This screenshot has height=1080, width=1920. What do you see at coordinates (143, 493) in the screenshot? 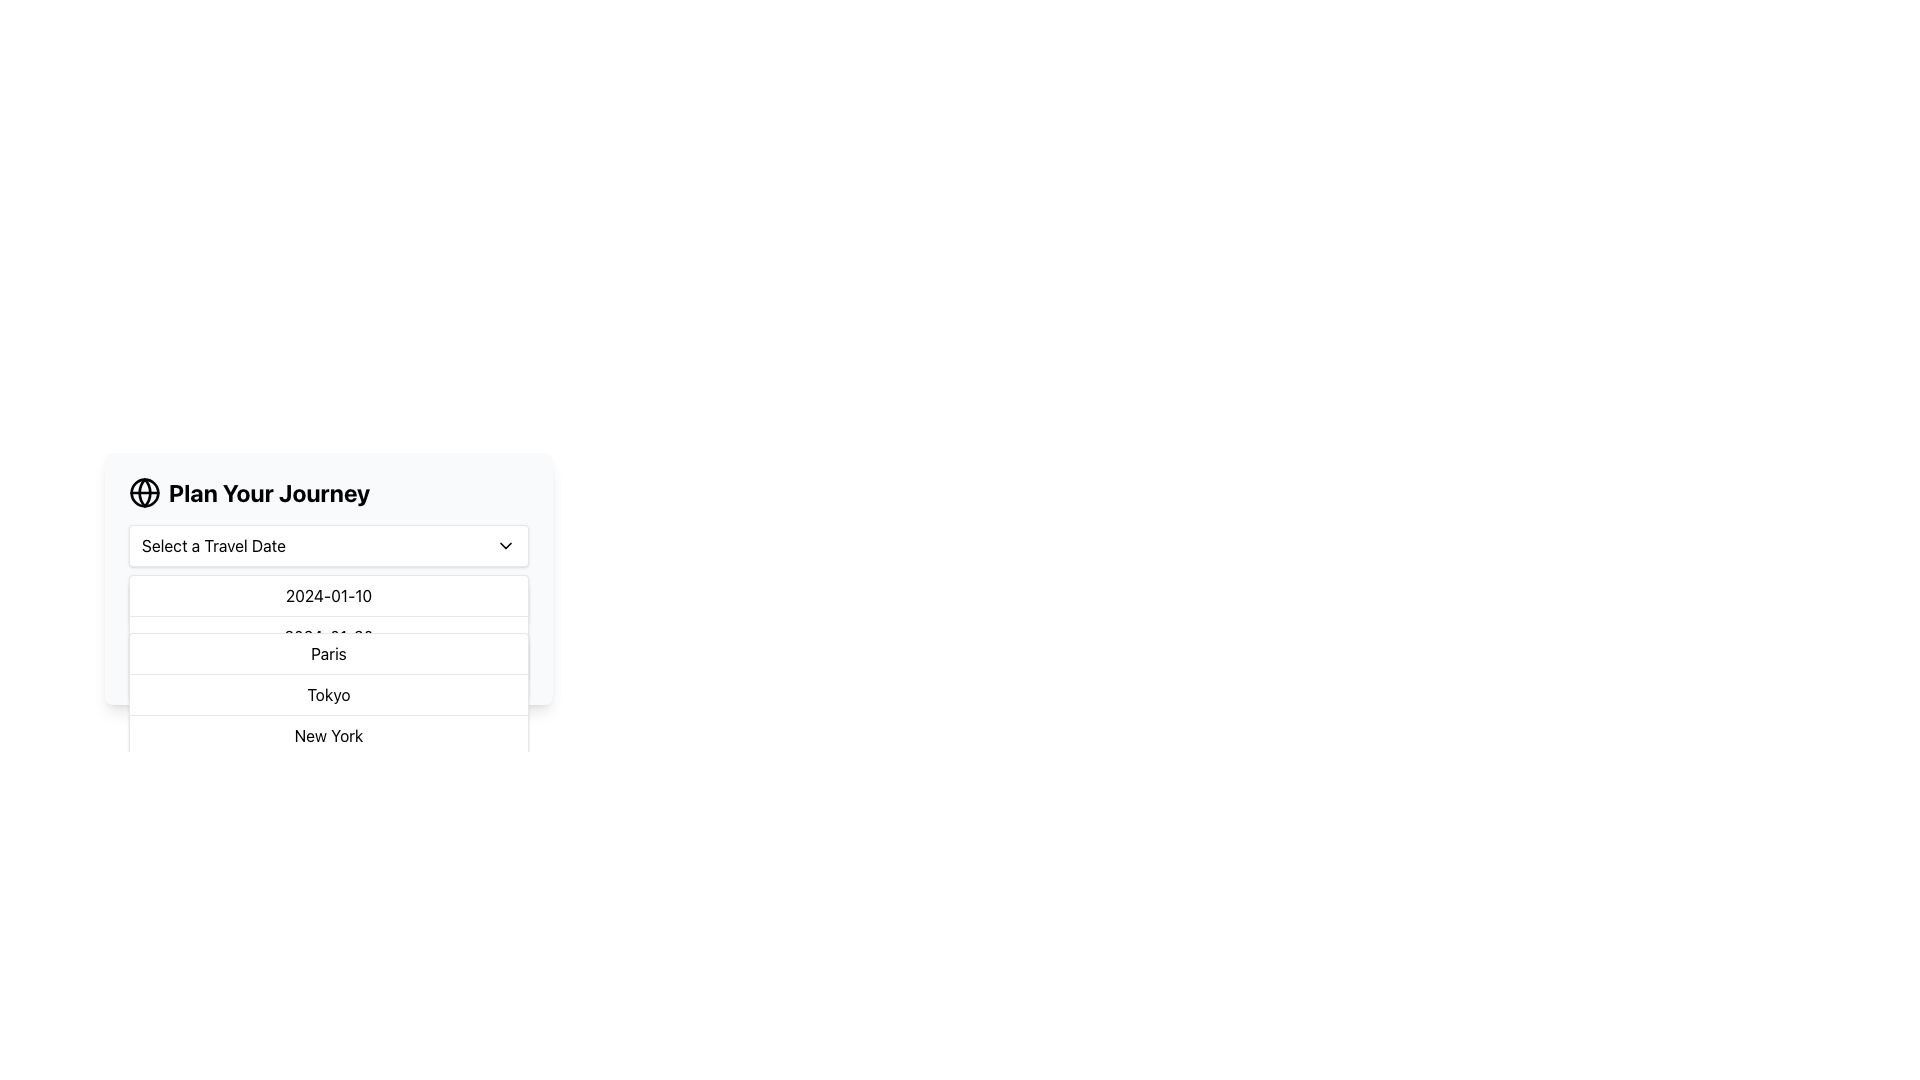
I see `the central decorative circle component of the globe icon located at the top-left corner of the interface` at bounding box center [143, 493].